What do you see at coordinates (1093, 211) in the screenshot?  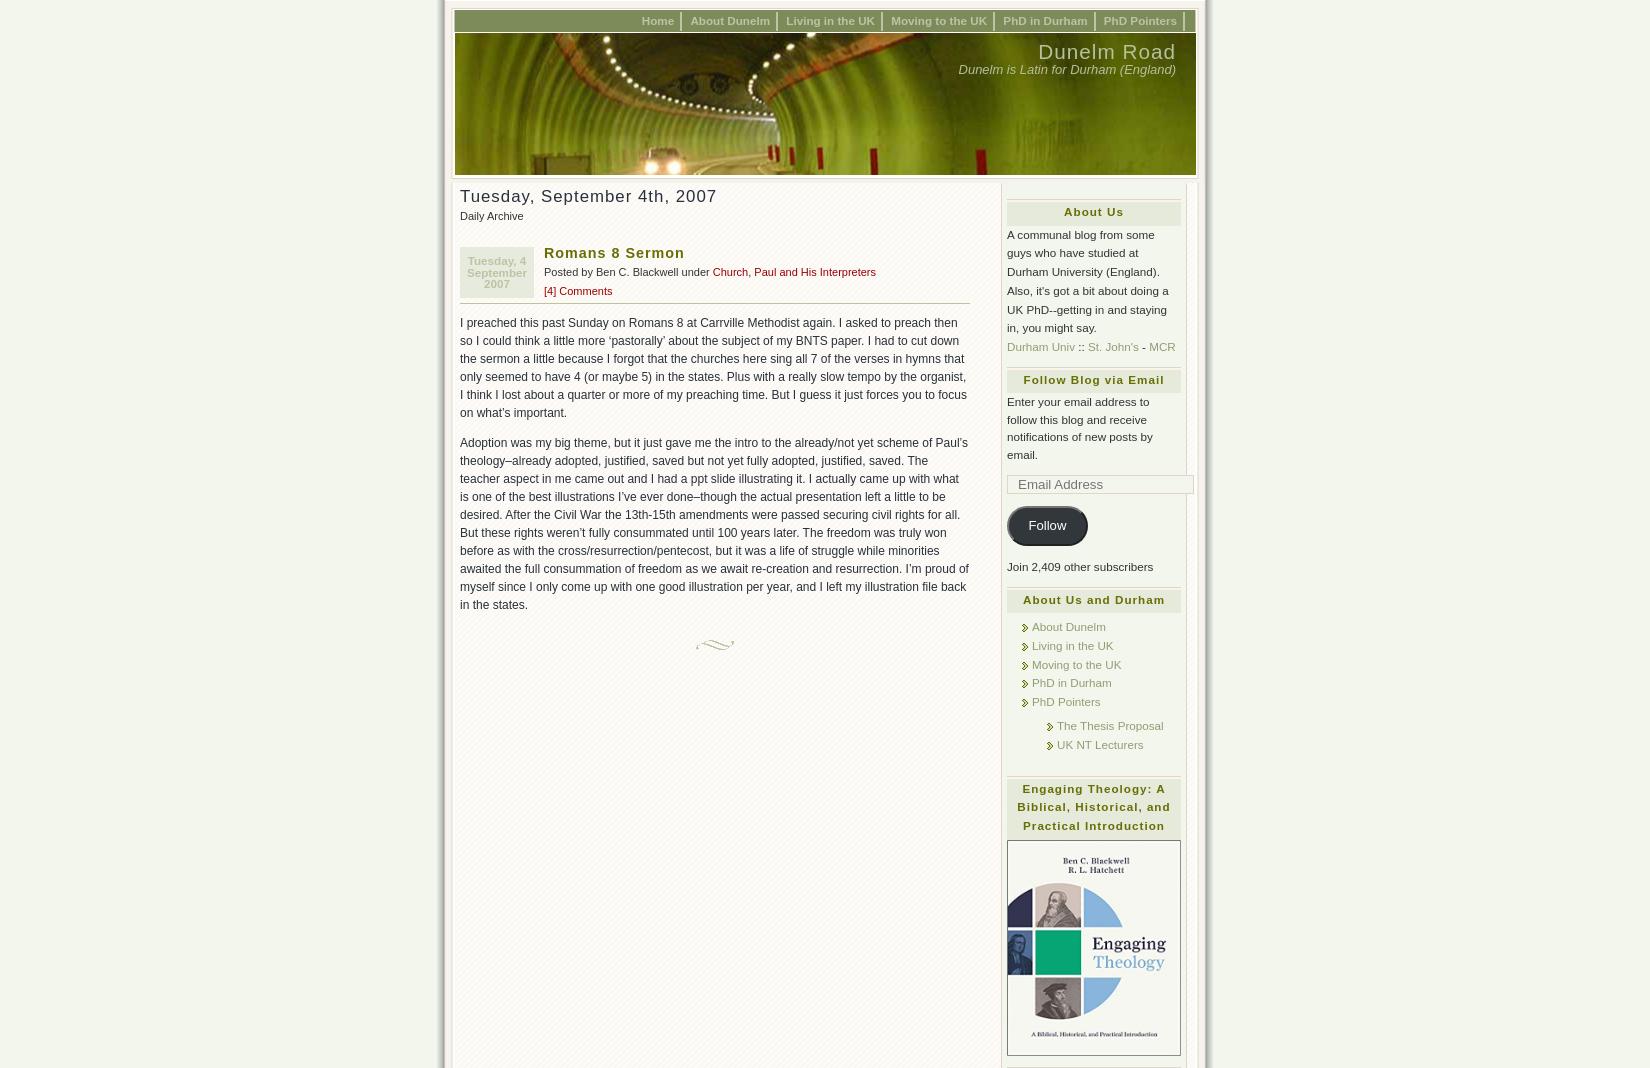 I see `'About Us'` at bounding box center [1093, 211].